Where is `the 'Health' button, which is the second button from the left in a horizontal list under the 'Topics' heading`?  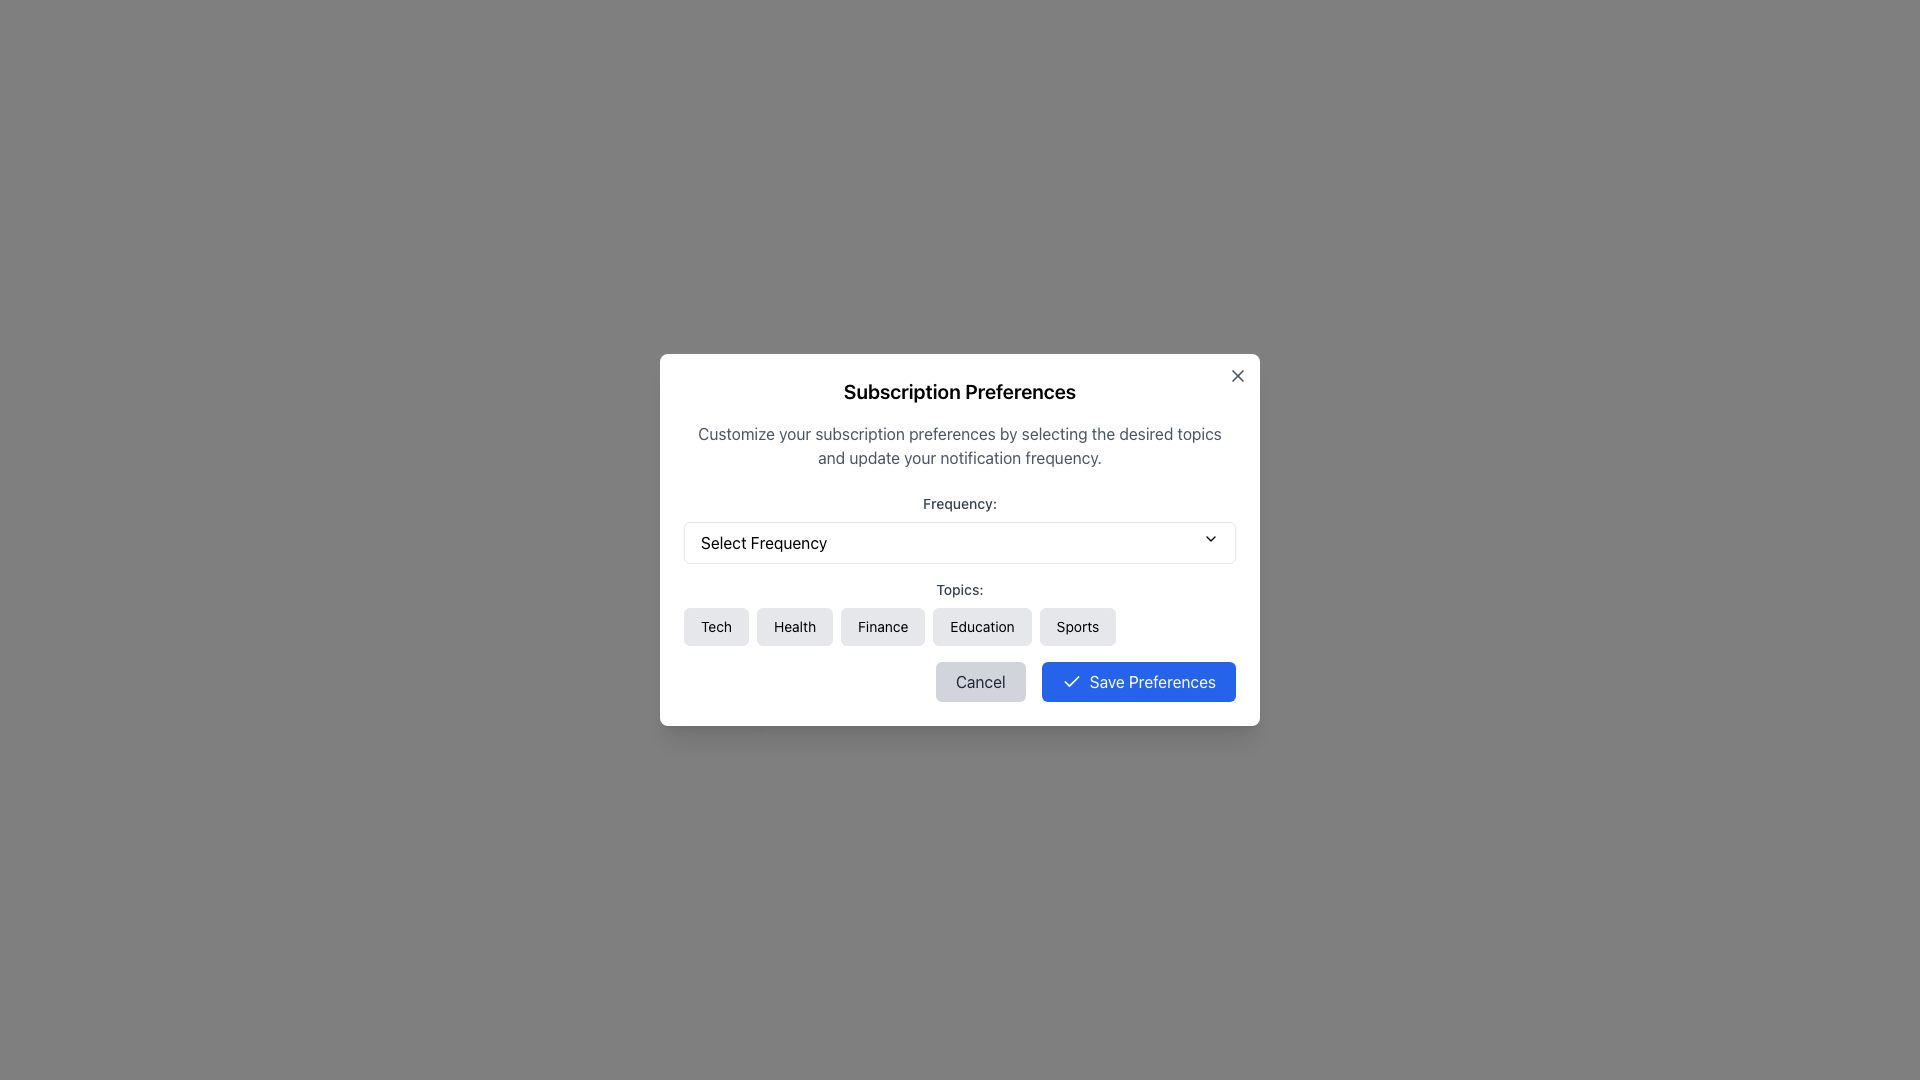
the 'Health' button, which is the second button from the left in a horizontal list under the 'Topics' heading is located at coordinates (794, 626).